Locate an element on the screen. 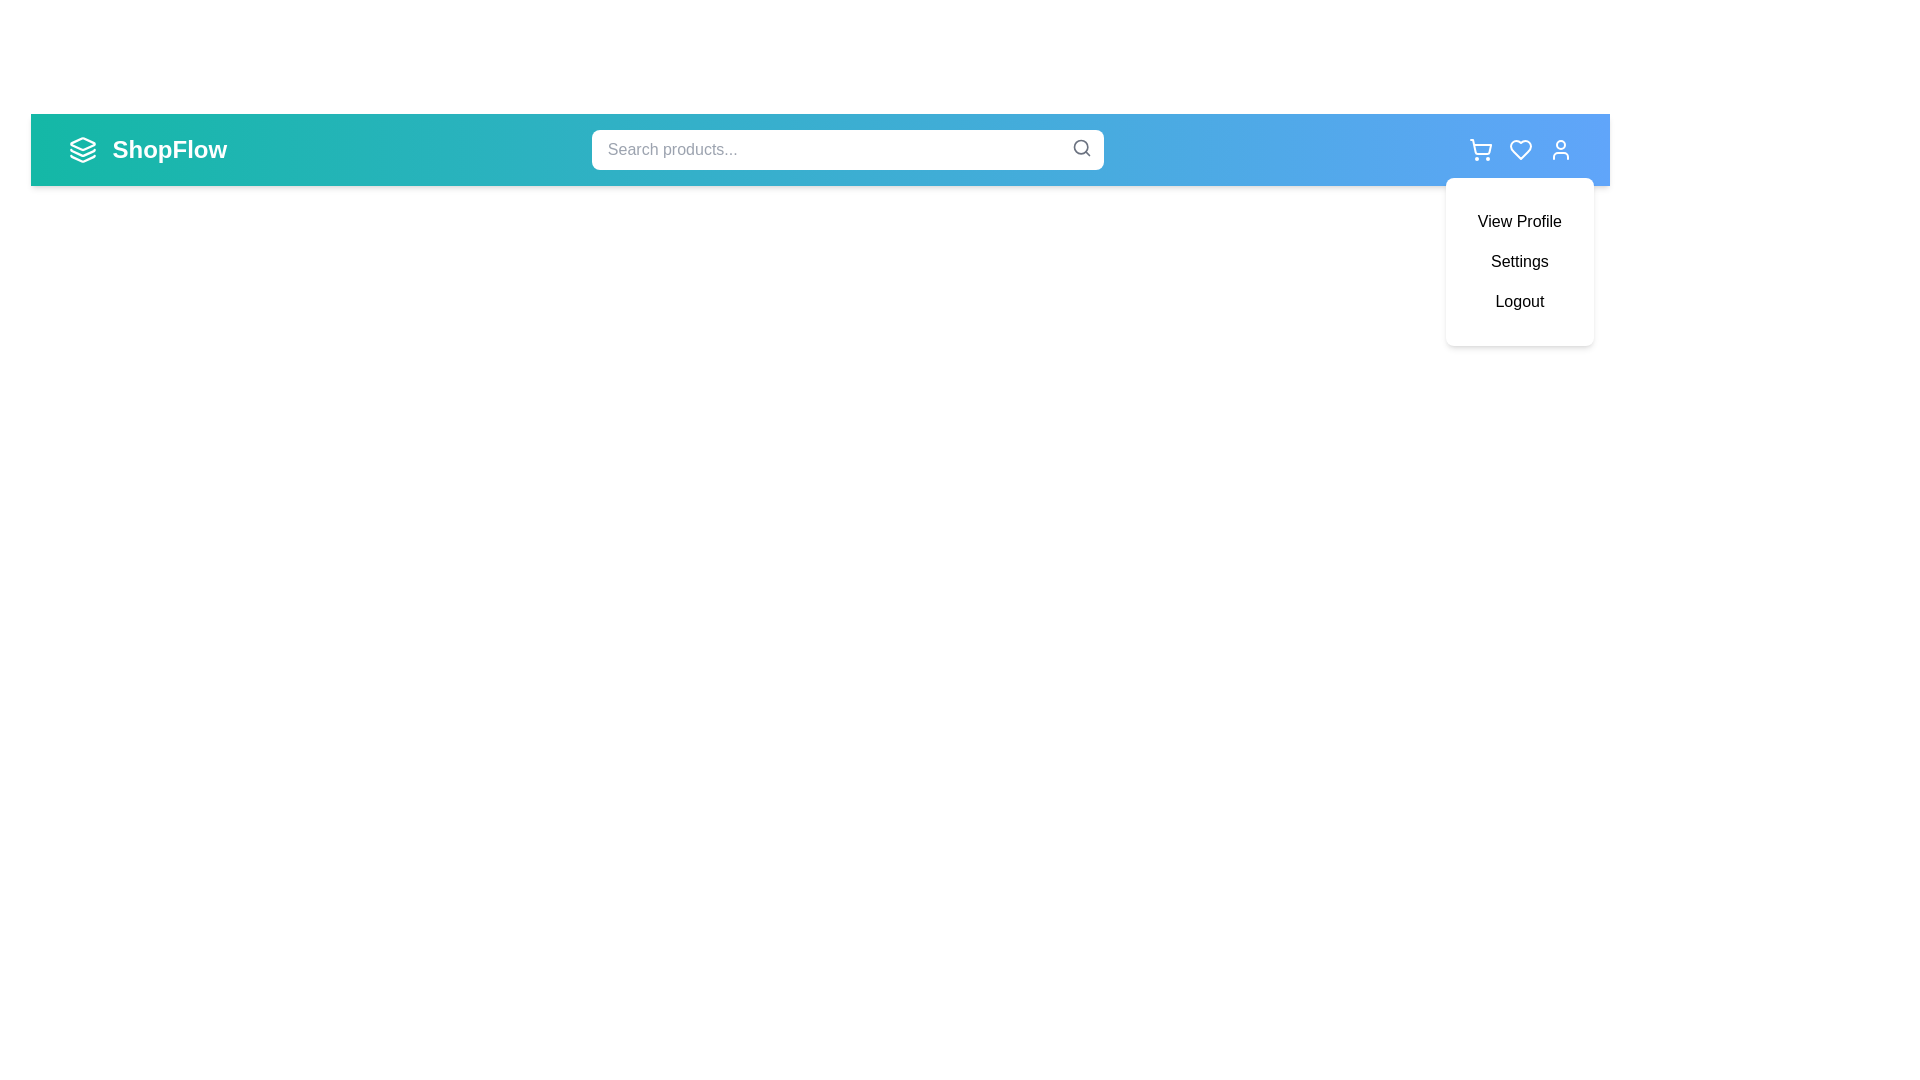 This screenshot has width=1920, height=1080. the 'Settings' option in the dropdown menu is located at coordinates (1519, 261).